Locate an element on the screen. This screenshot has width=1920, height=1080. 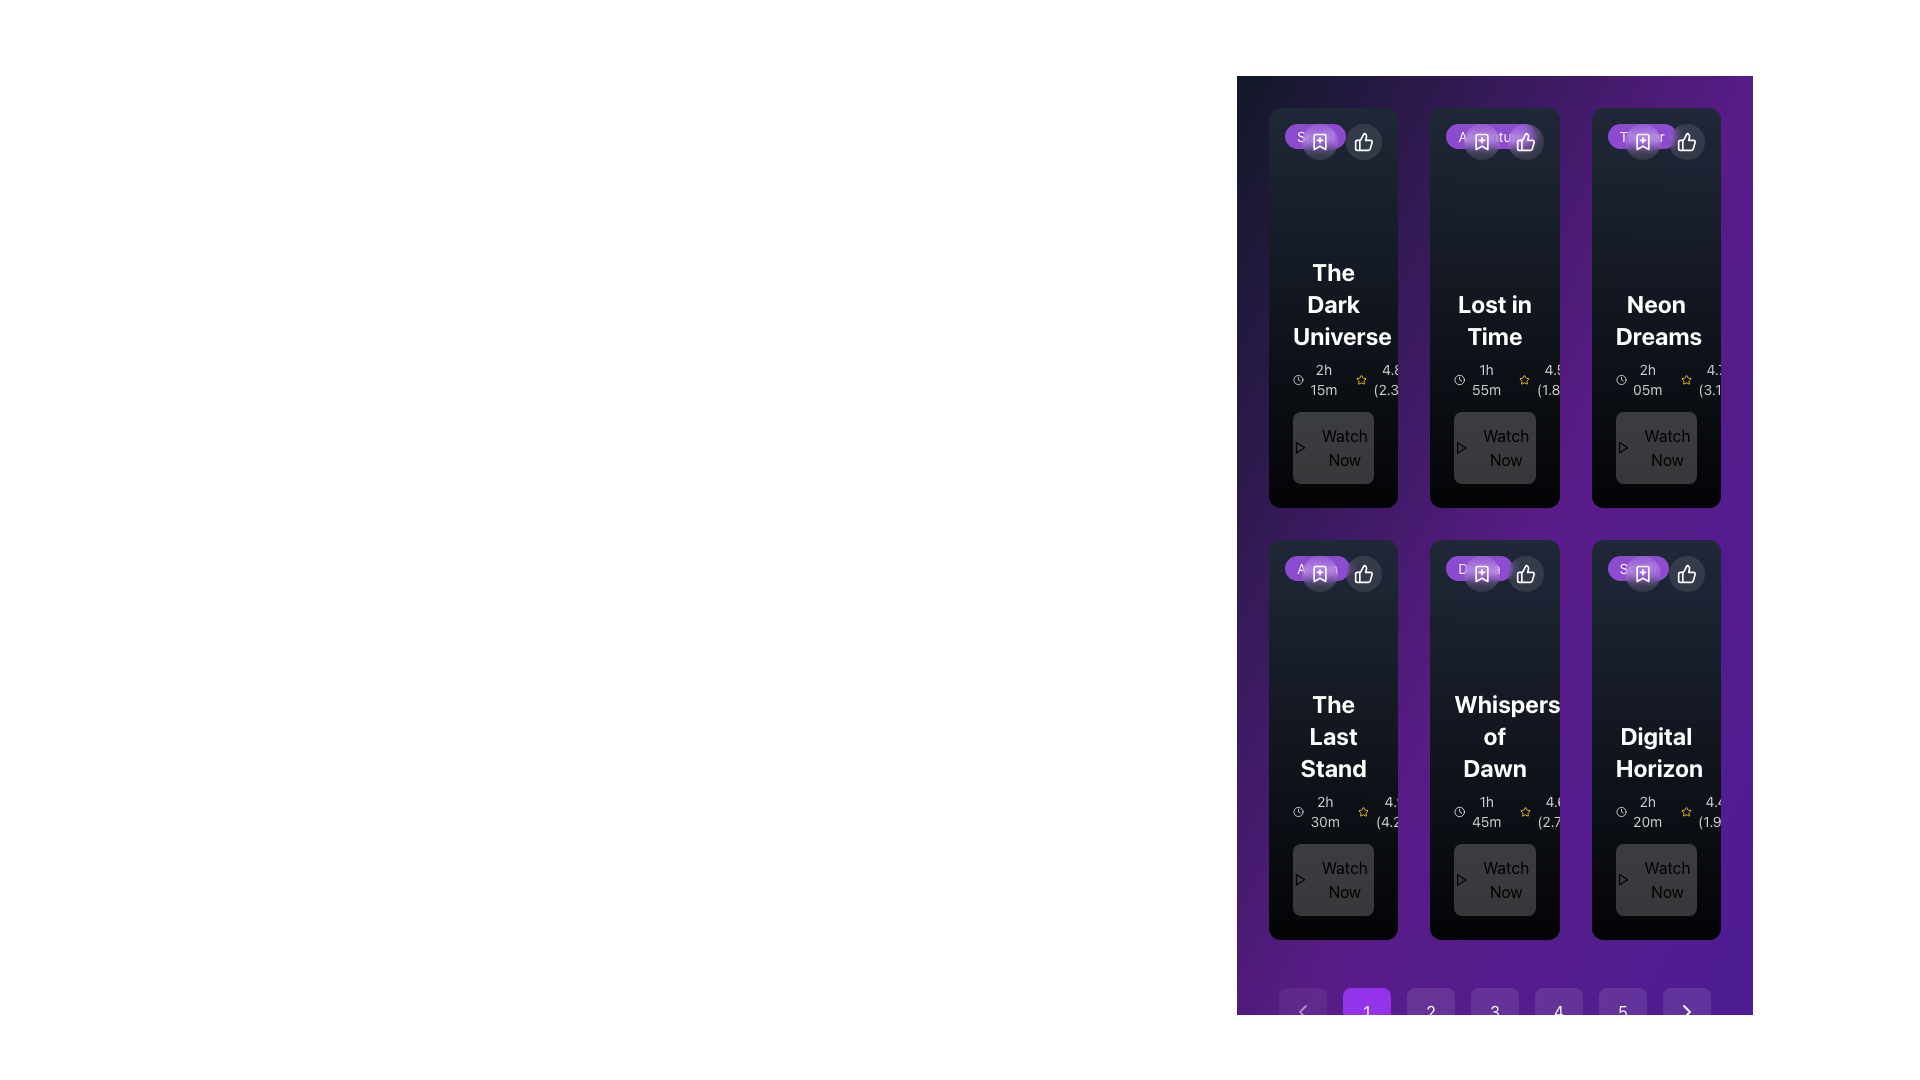
the bookmark action button located in the top-left corner of the second row of content items, which allows users to save or mark the related content item for later is located at coordinates (1320, 574).